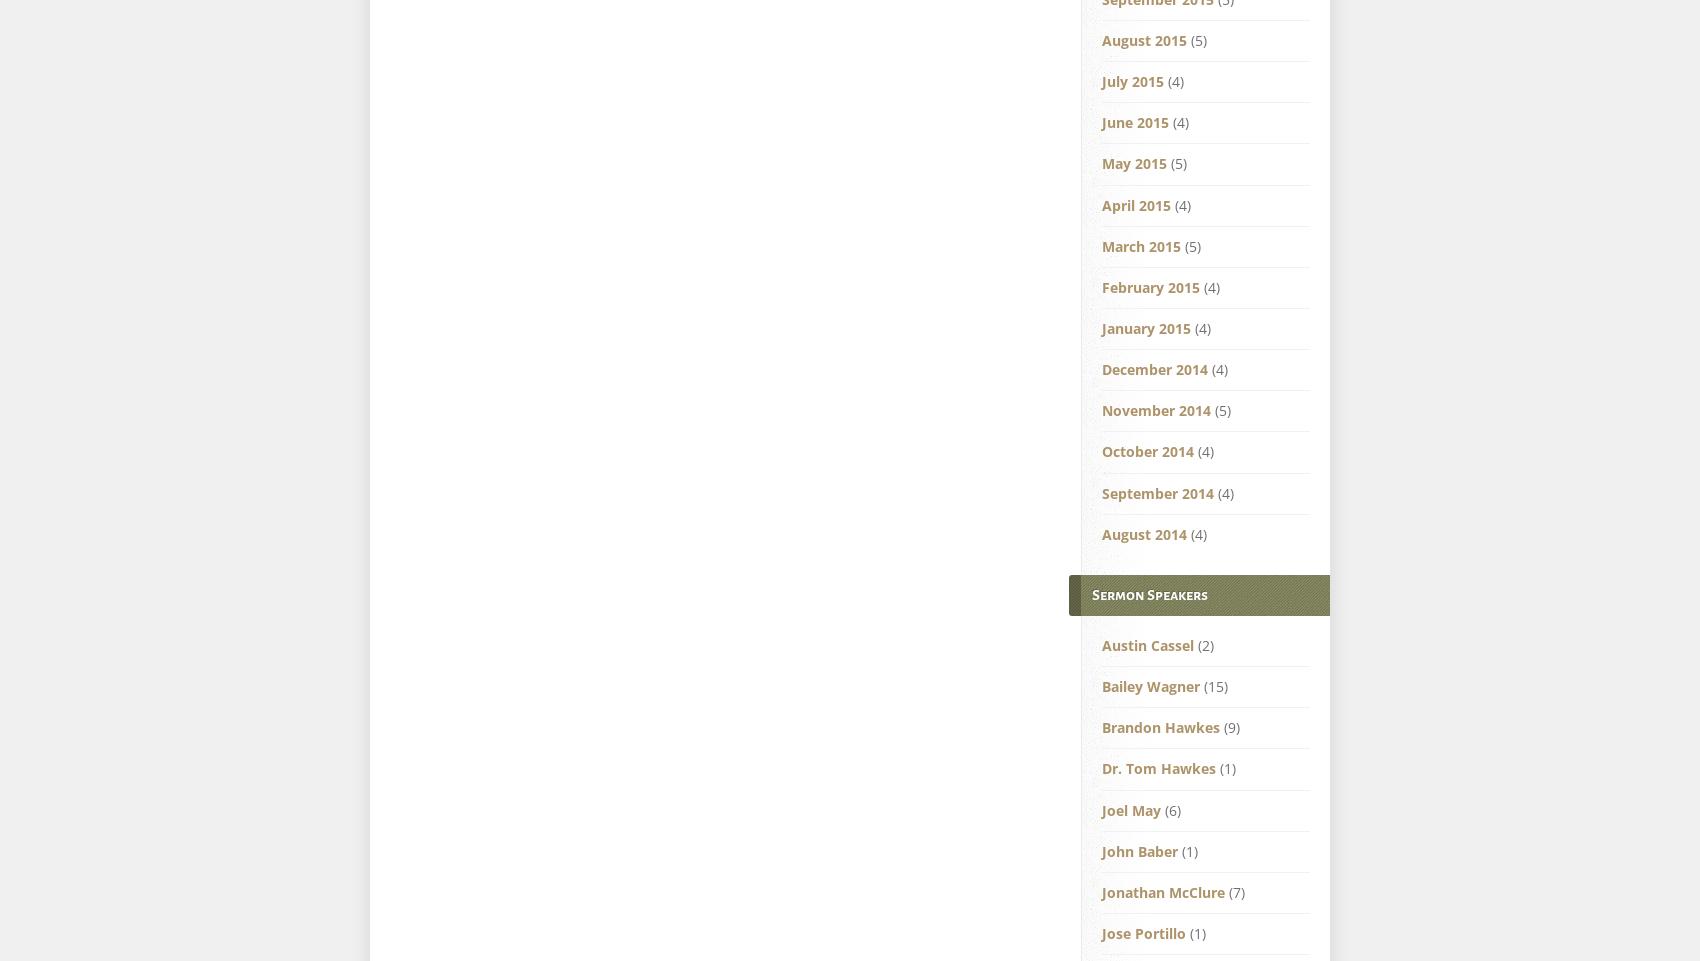  What do you see at coordinates (1144, 533) in the screenshot?
I see `'August 2014'` at bounding box center [1144, 533].